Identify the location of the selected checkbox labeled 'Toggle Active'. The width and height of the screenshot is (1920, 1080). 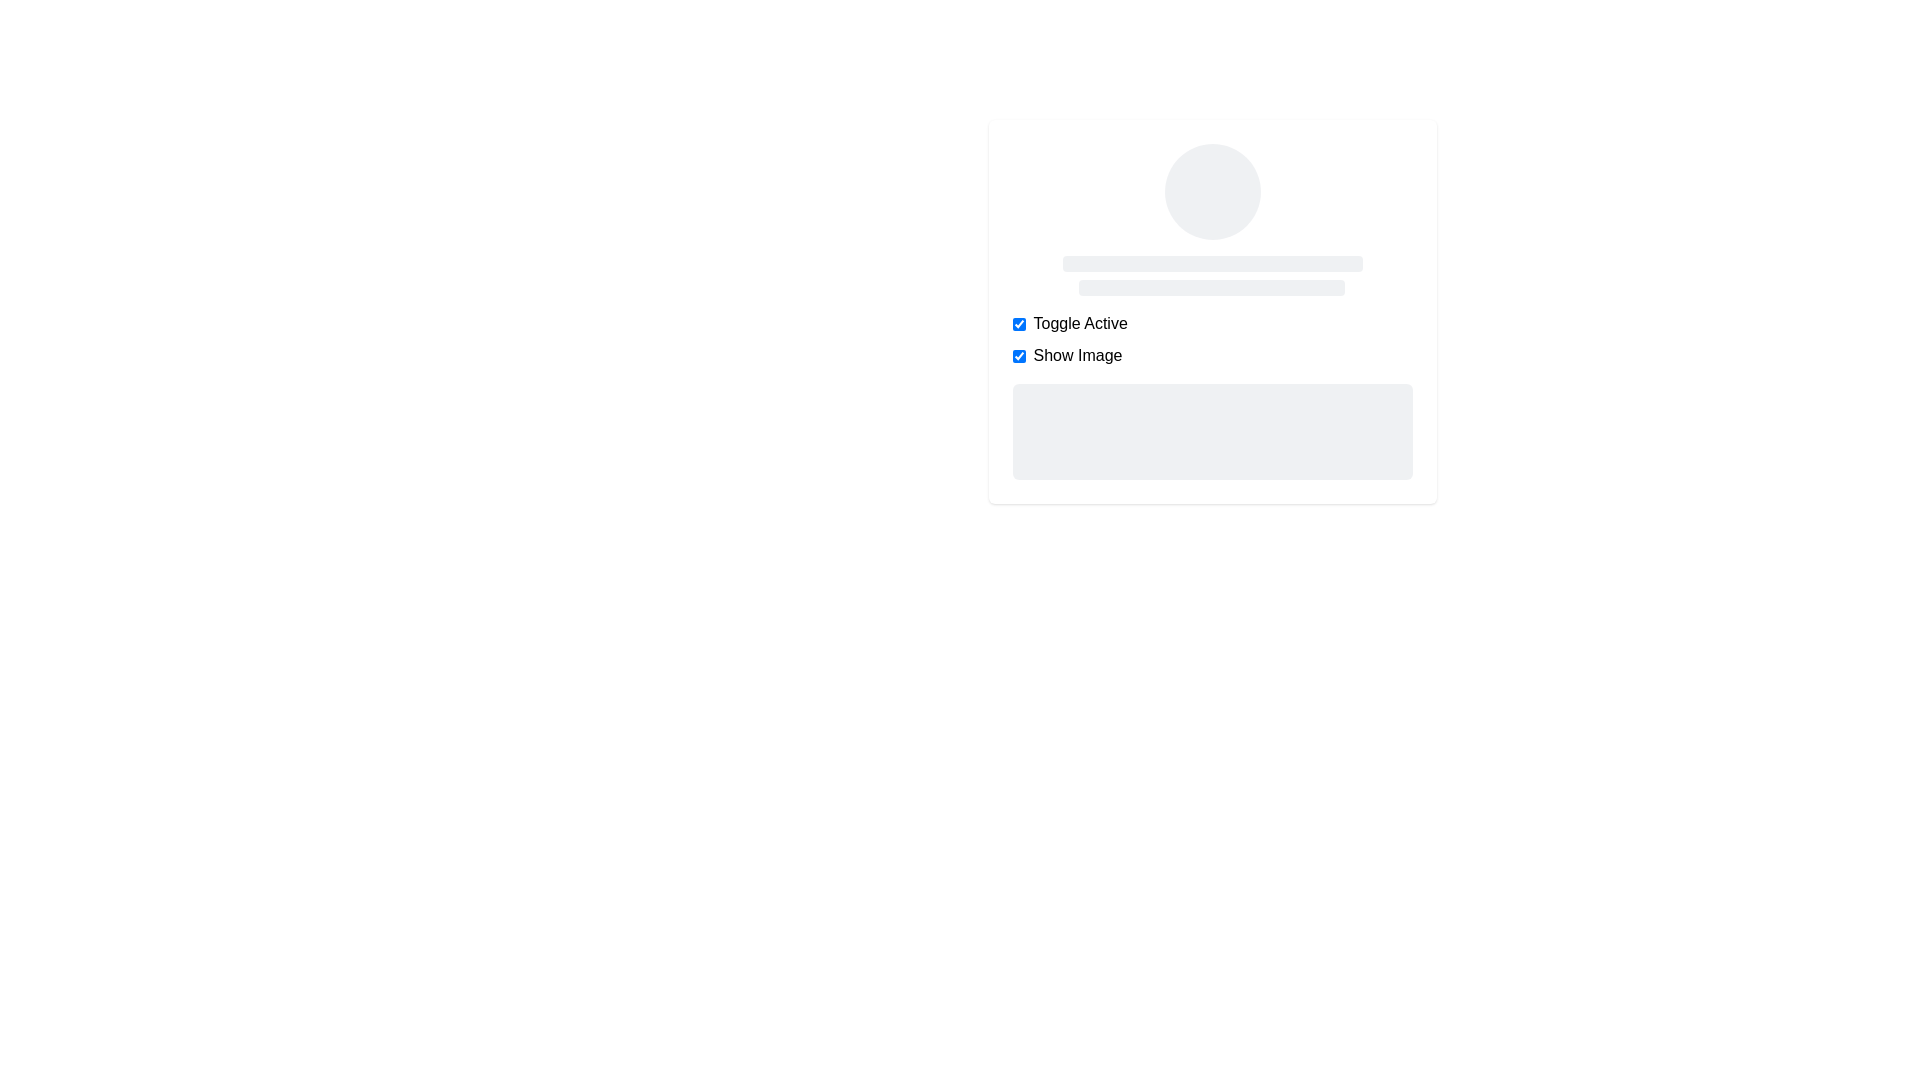
(1211, 323).